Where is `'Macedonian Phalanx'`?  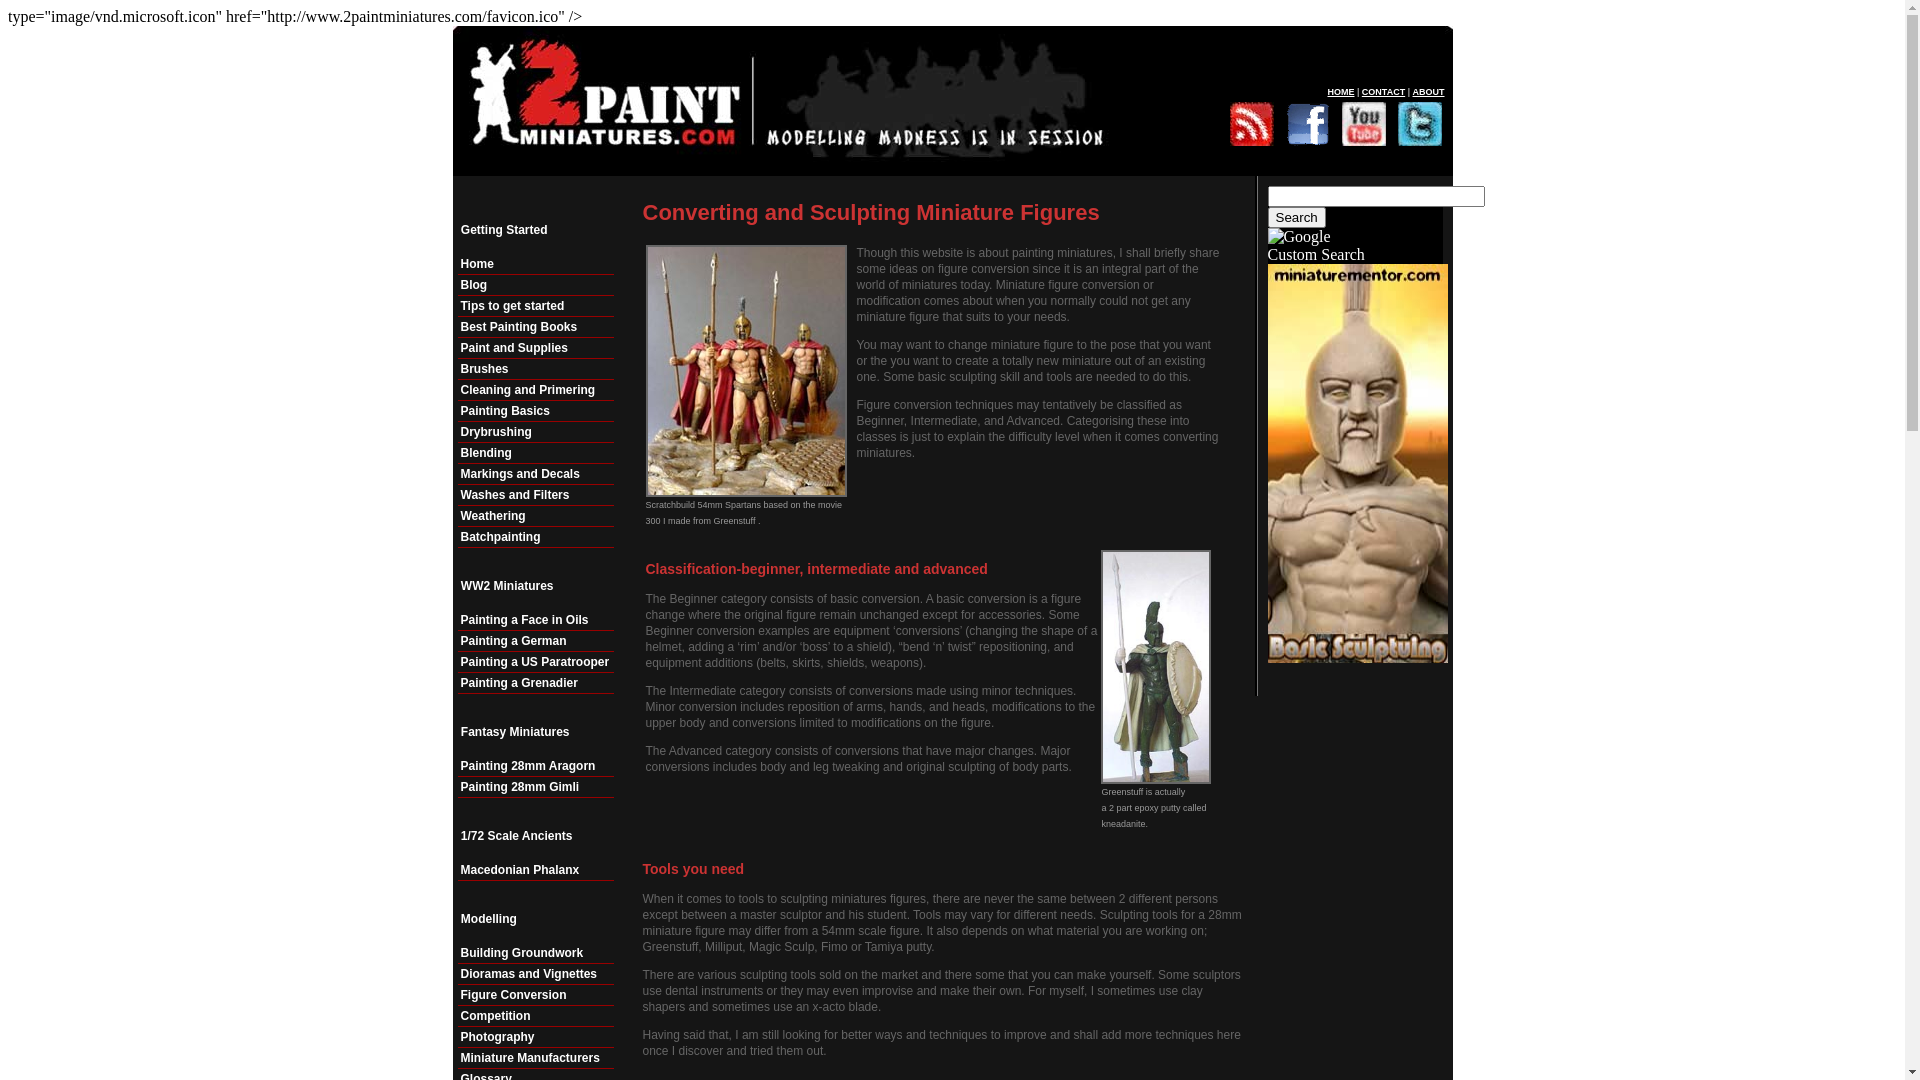
'Macedonian Phalanx' is located at coordinates (536, 869).